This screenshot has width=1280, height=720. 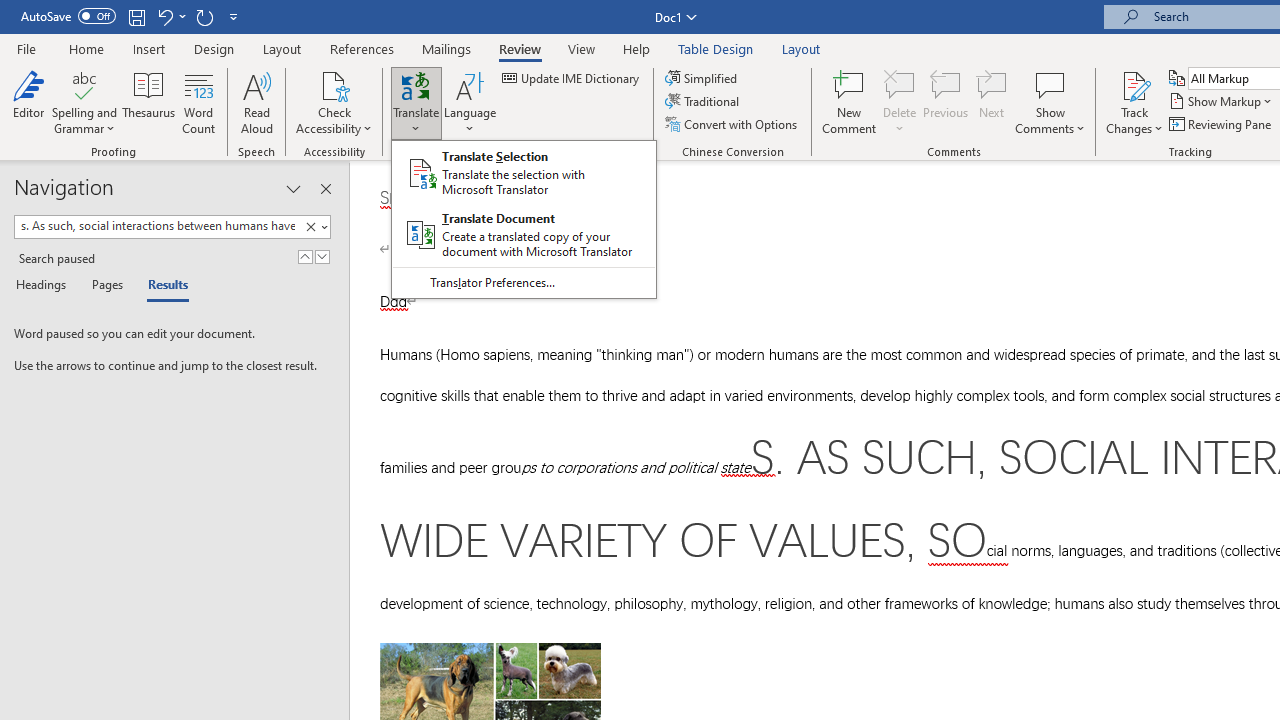 I want to click on 'Update IME Dictionary...', so click(x=571, y=77).